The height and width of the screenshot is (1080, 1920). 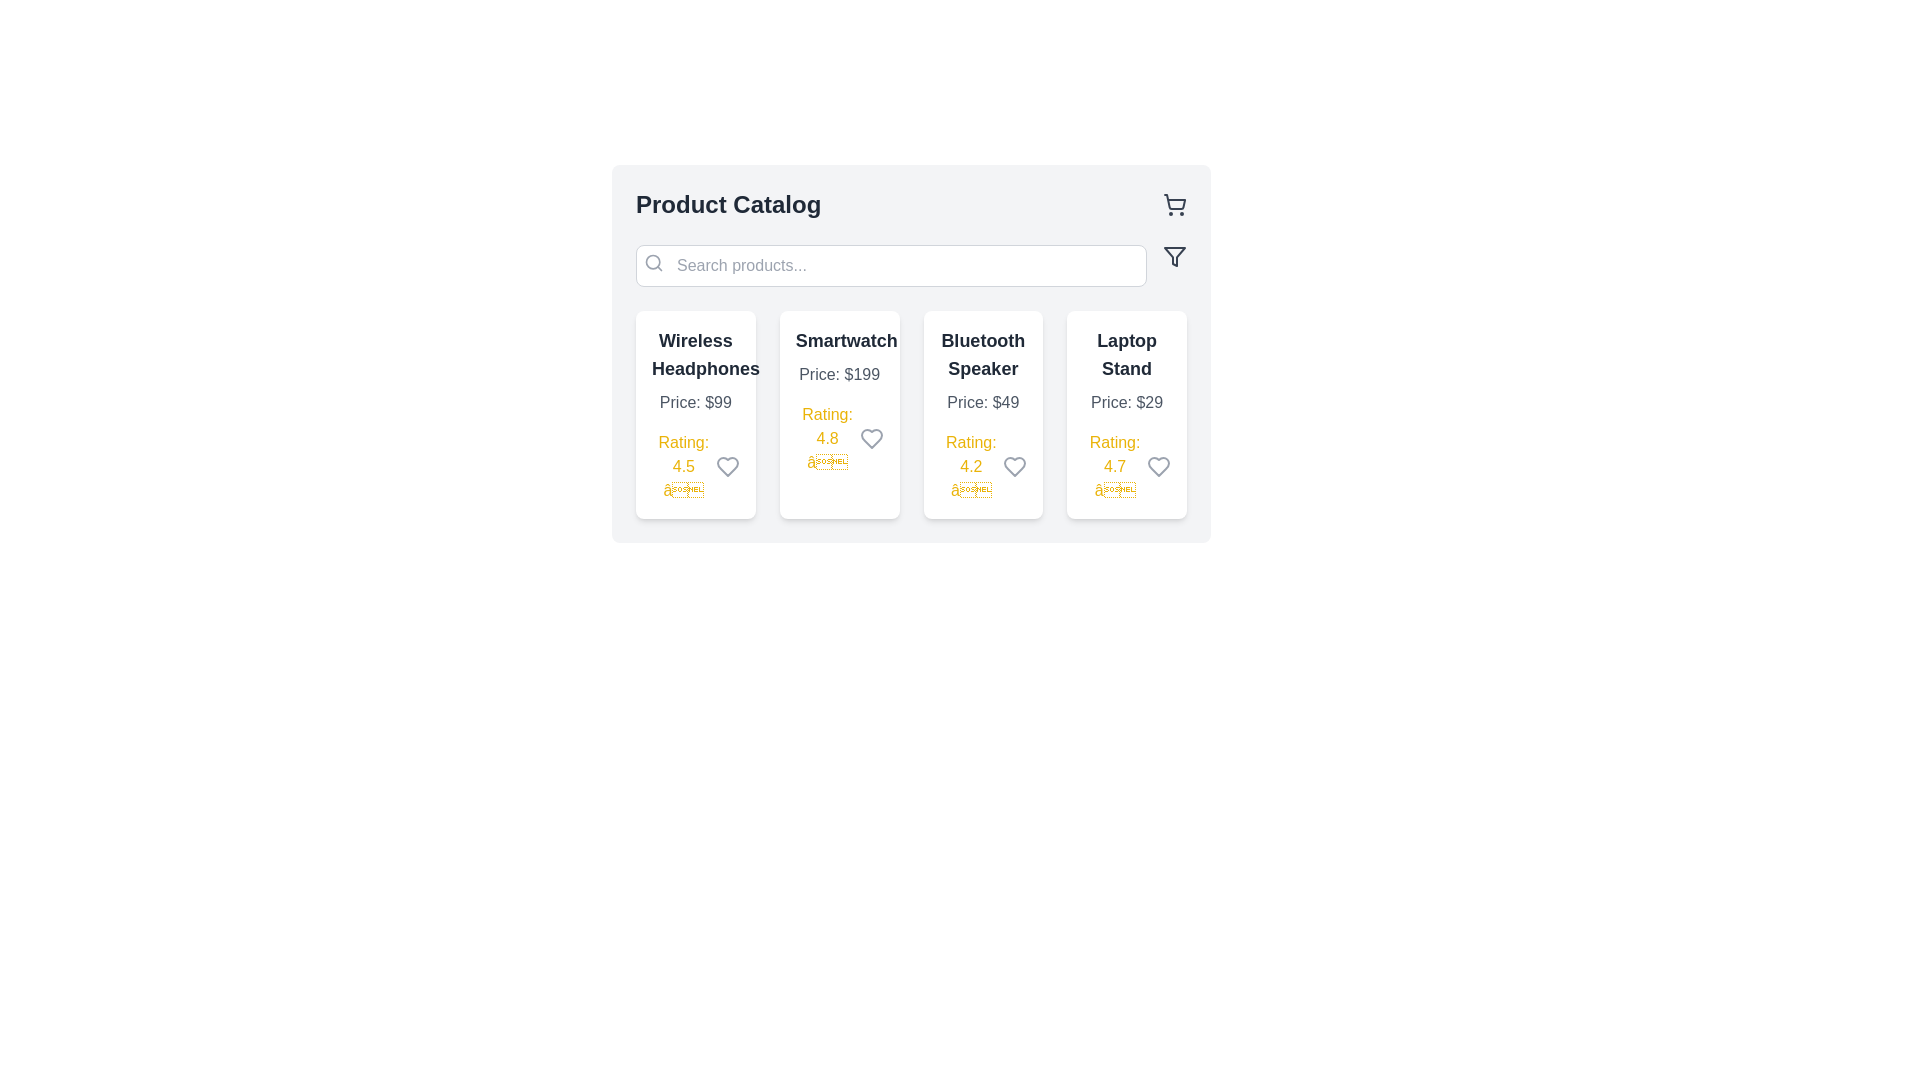 I want to click on the text label displaying the price of the 'Smartwatch' product, which shows 'Price: $199' in the product catalog interface, so click(x=839, y=374).